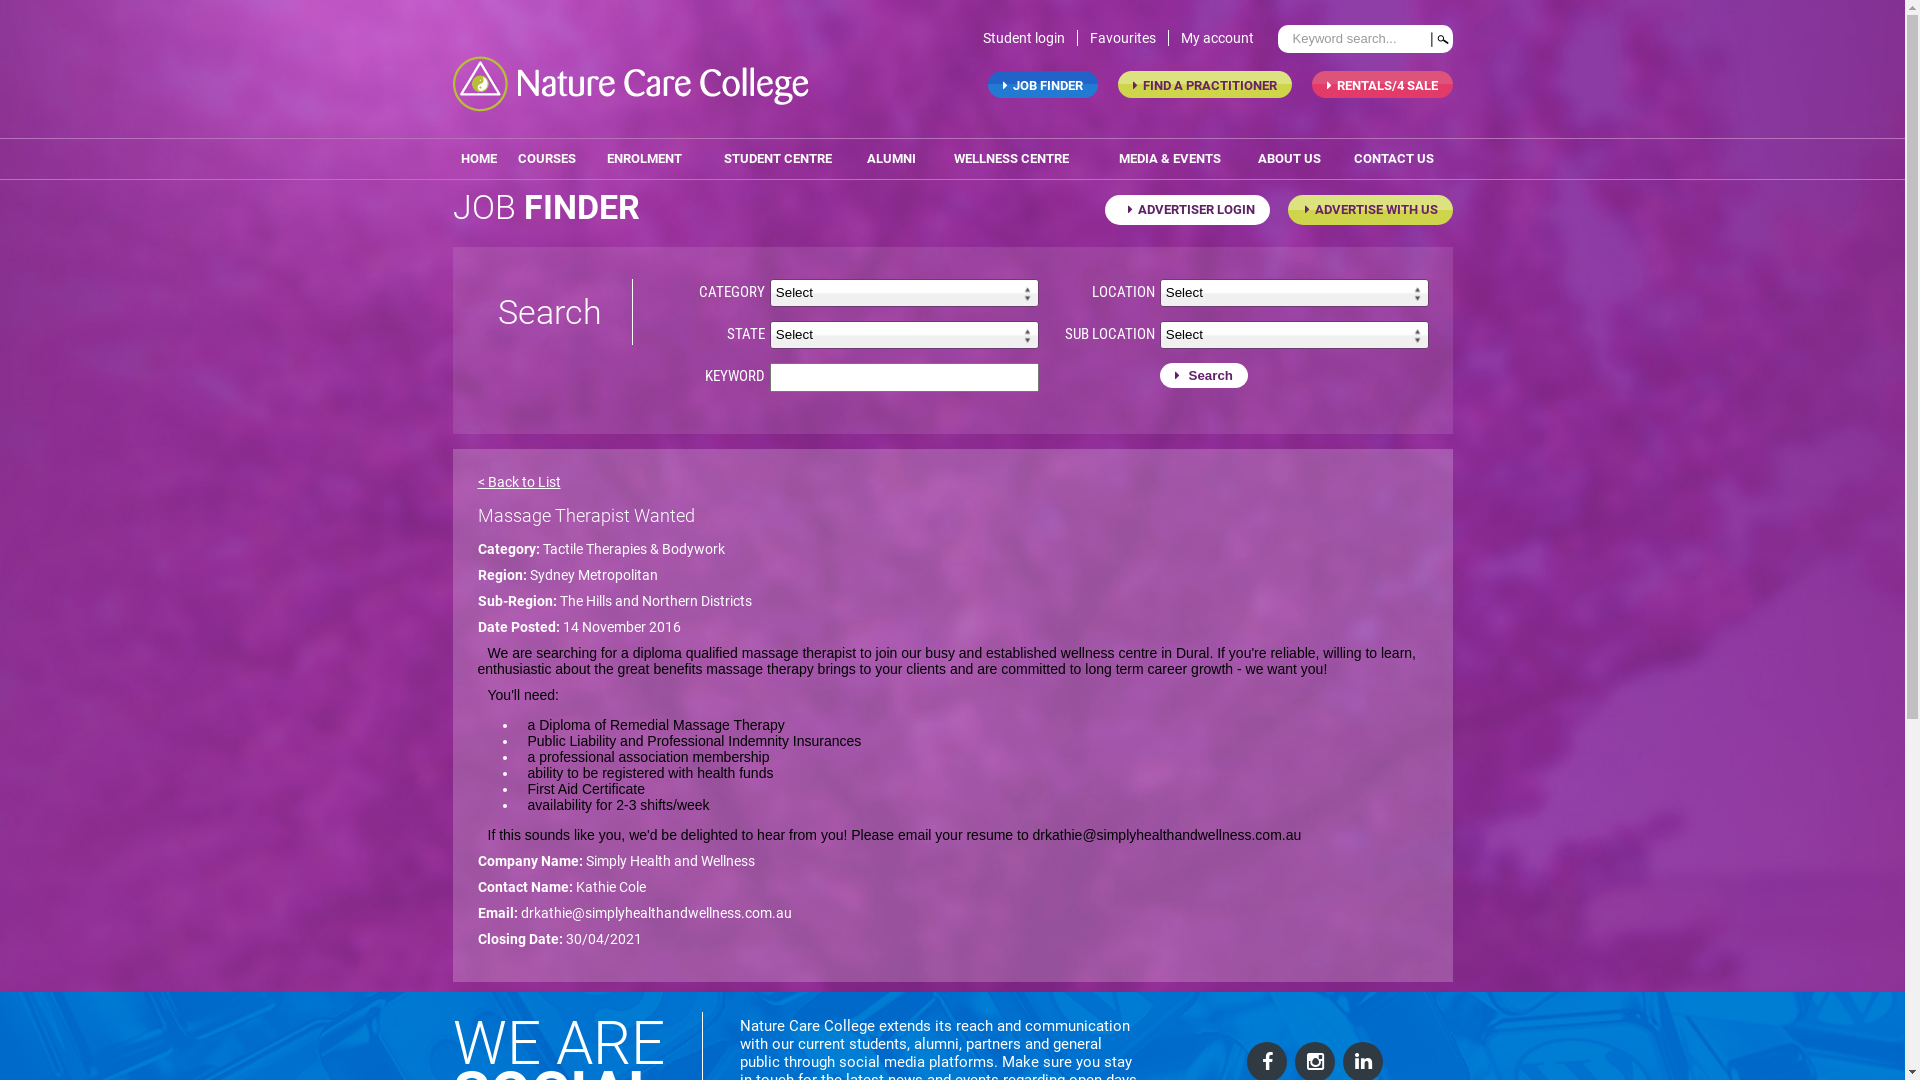  What do you see at coordinates (1381, 83) in the screenshot?
I see `'RENTALS/4 SALE'` at bounding box center [1381, 83].